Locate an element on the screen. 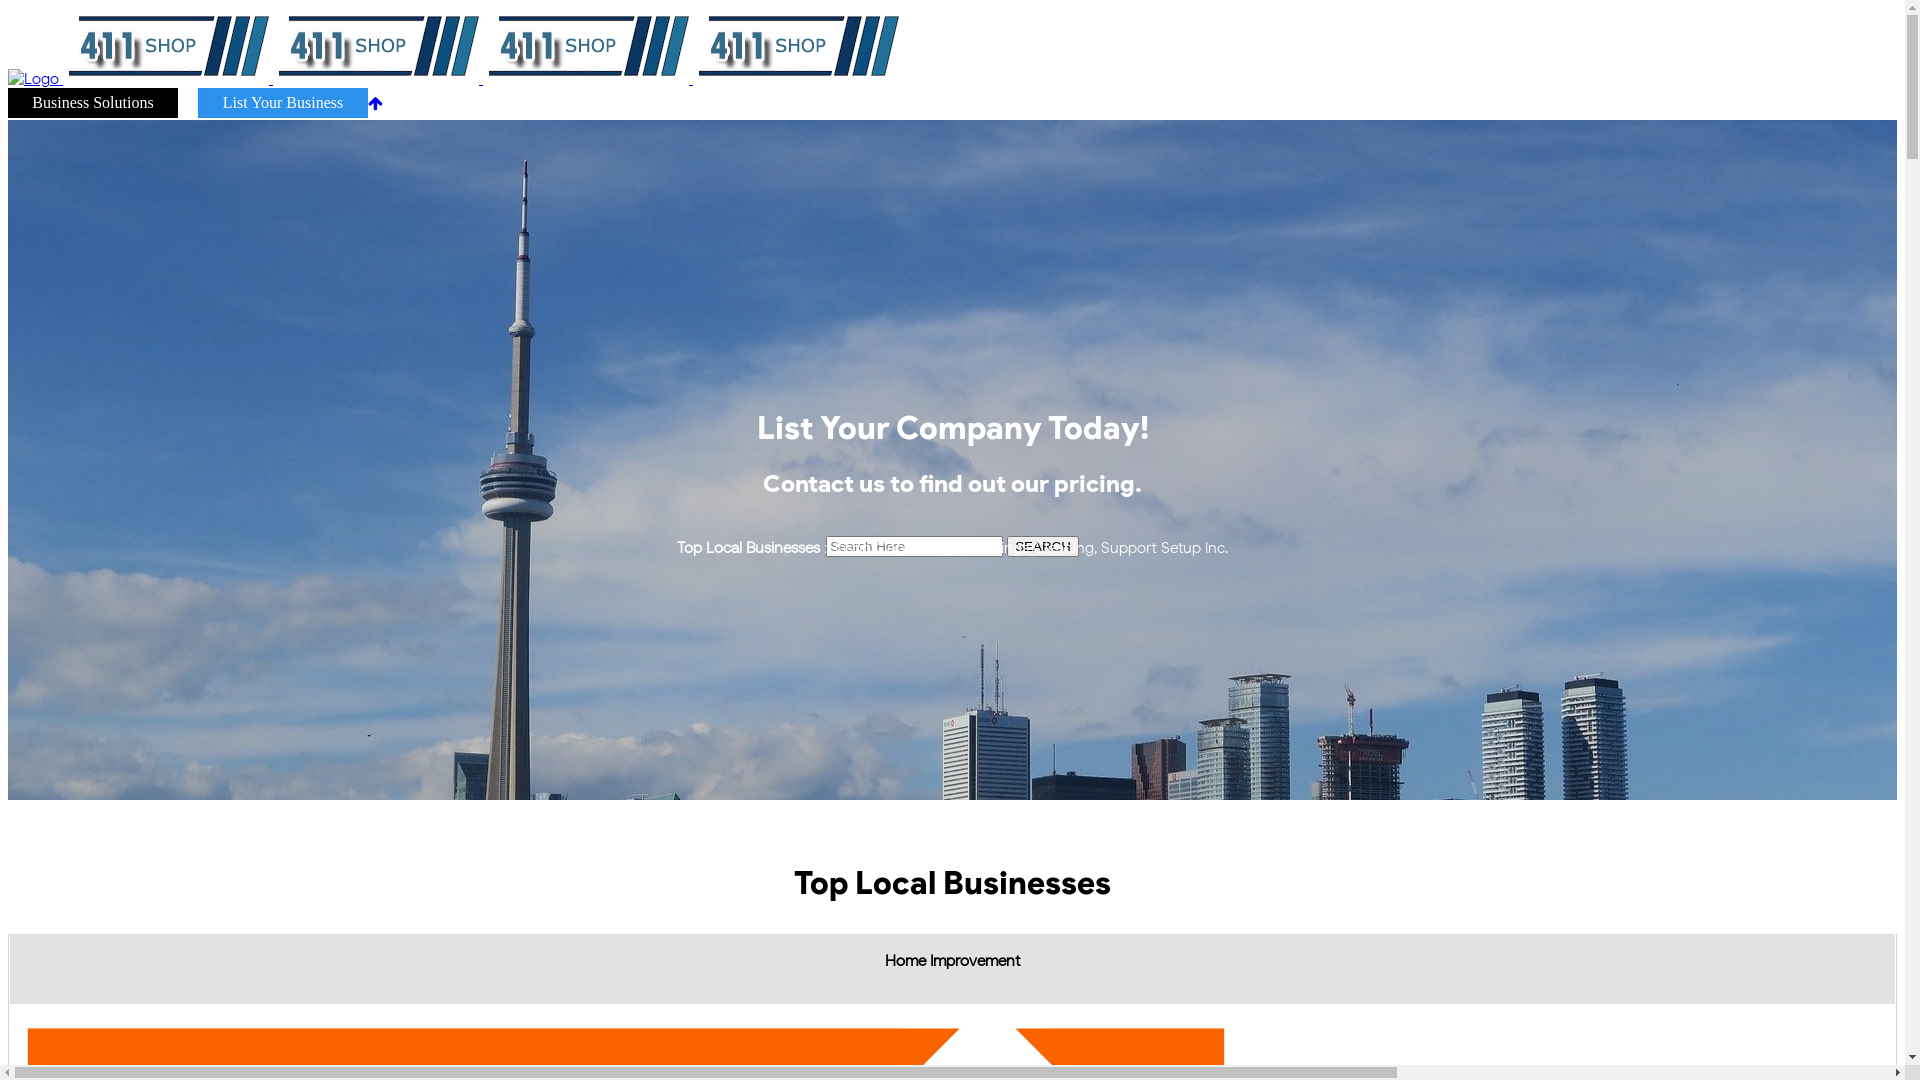  'SEARCH' is located at coordinates (1041, 546).